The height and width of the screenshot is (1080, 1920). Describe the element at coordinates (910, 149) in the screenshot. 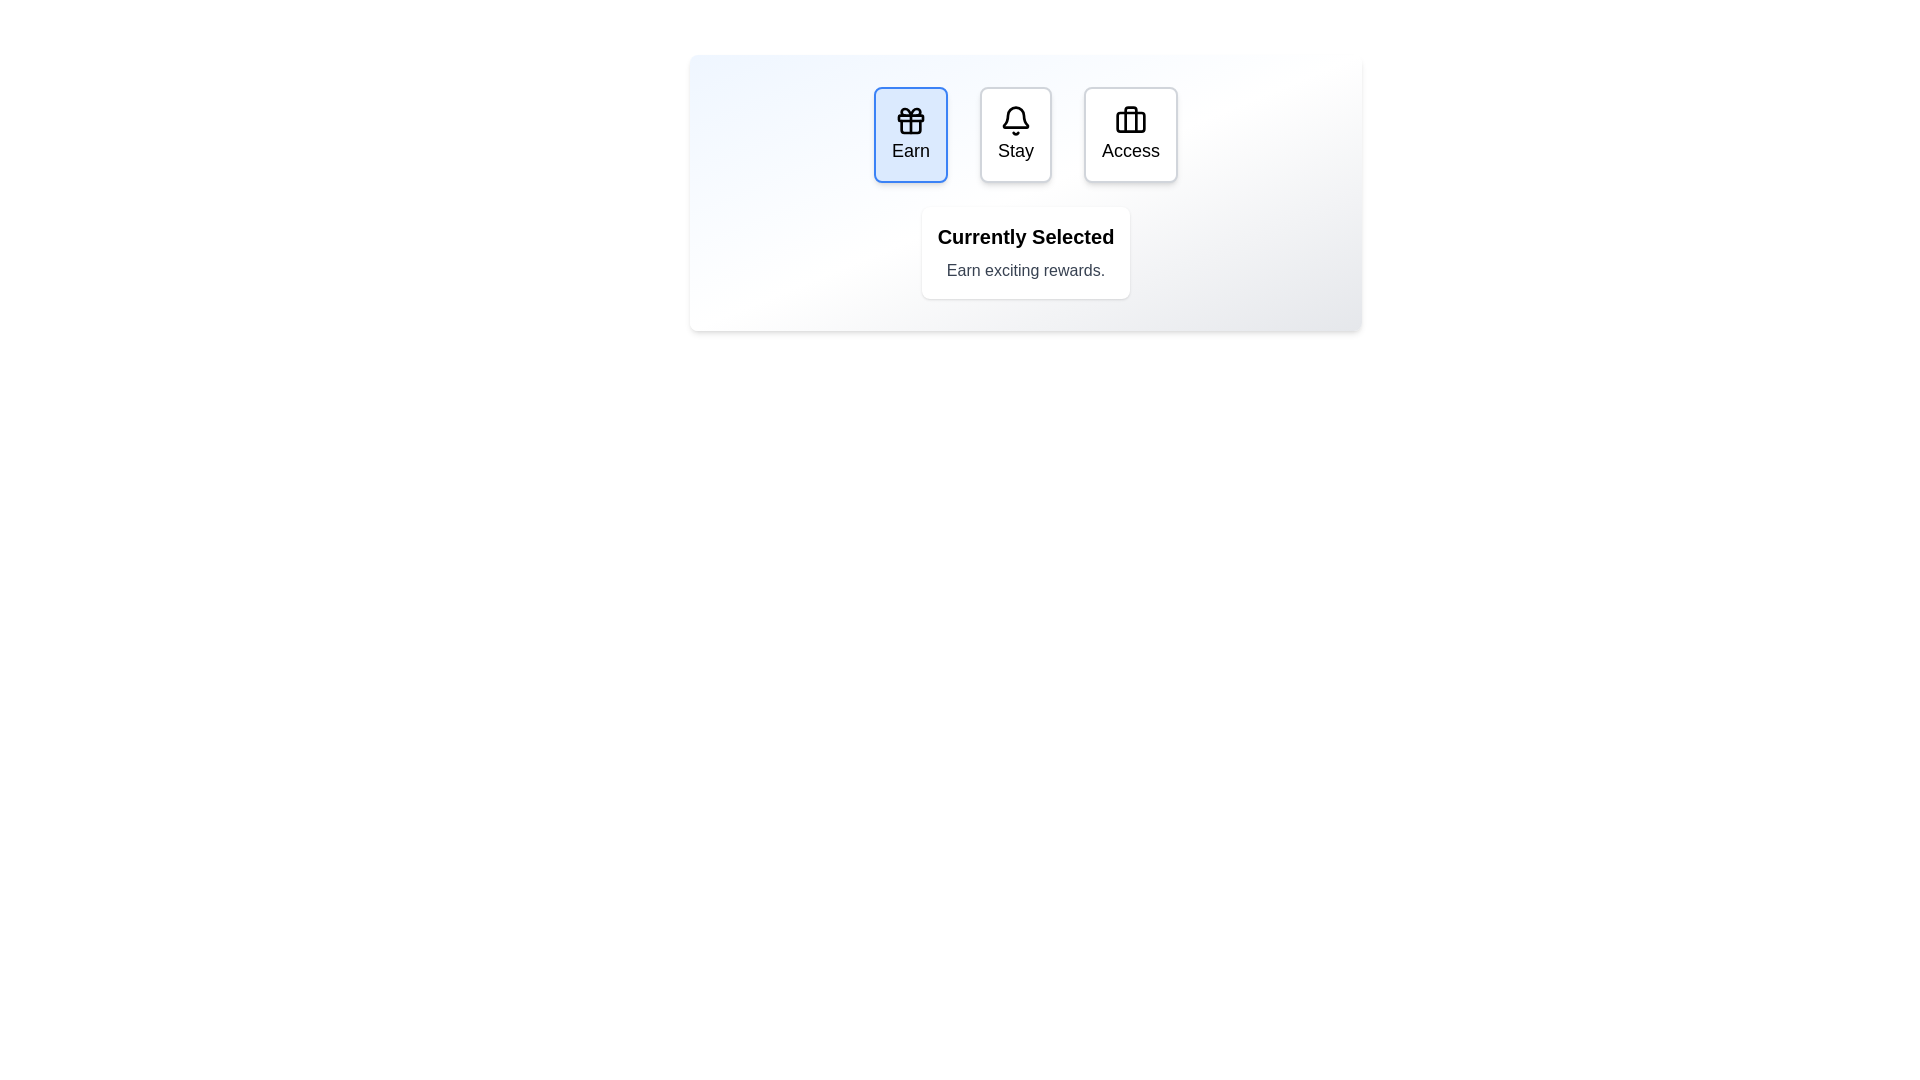

I see `the 'Earn' text label located under the gift icon in the first of three horizontally aligned interactive options` at that location.